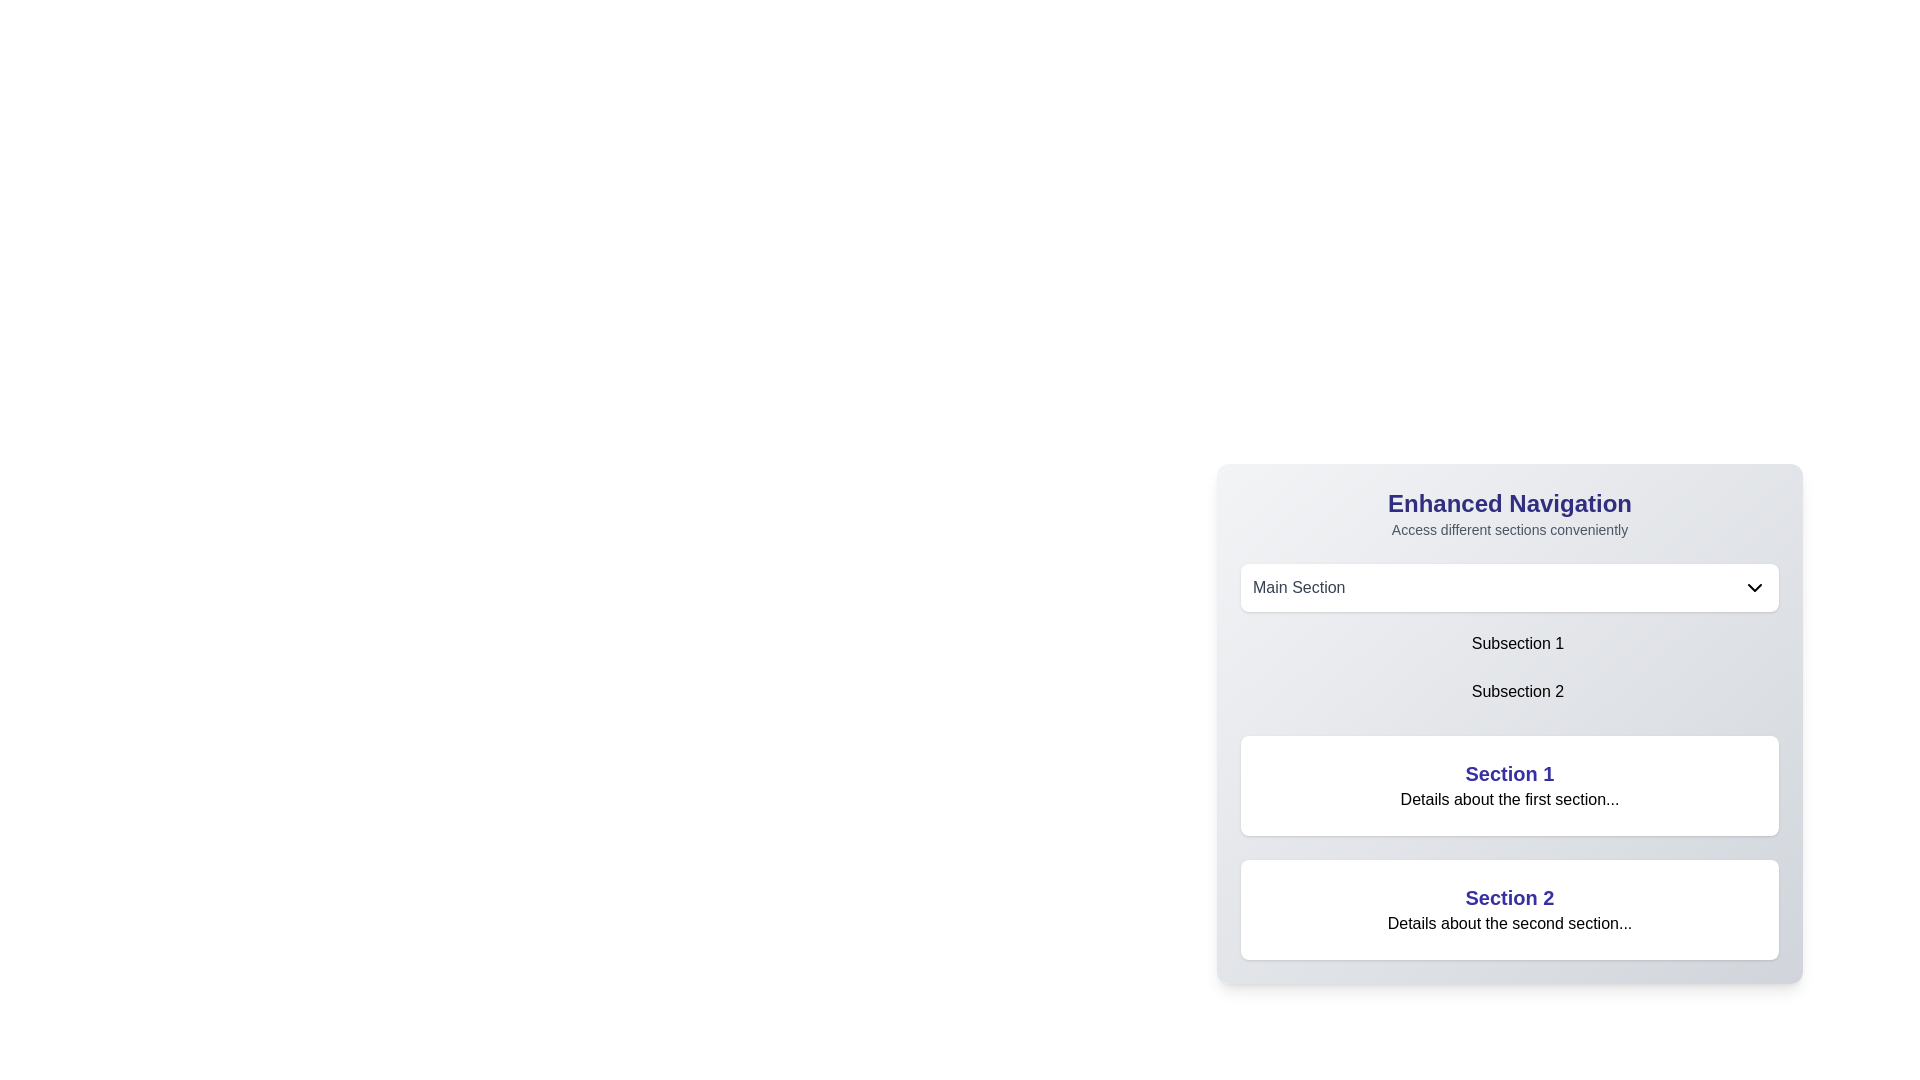  Describe the element at coordinates (1510, 637) in the screenshot. I see `the Dropdown menu with selectable items located in the 'Enhanced Navigation' card` at that location.